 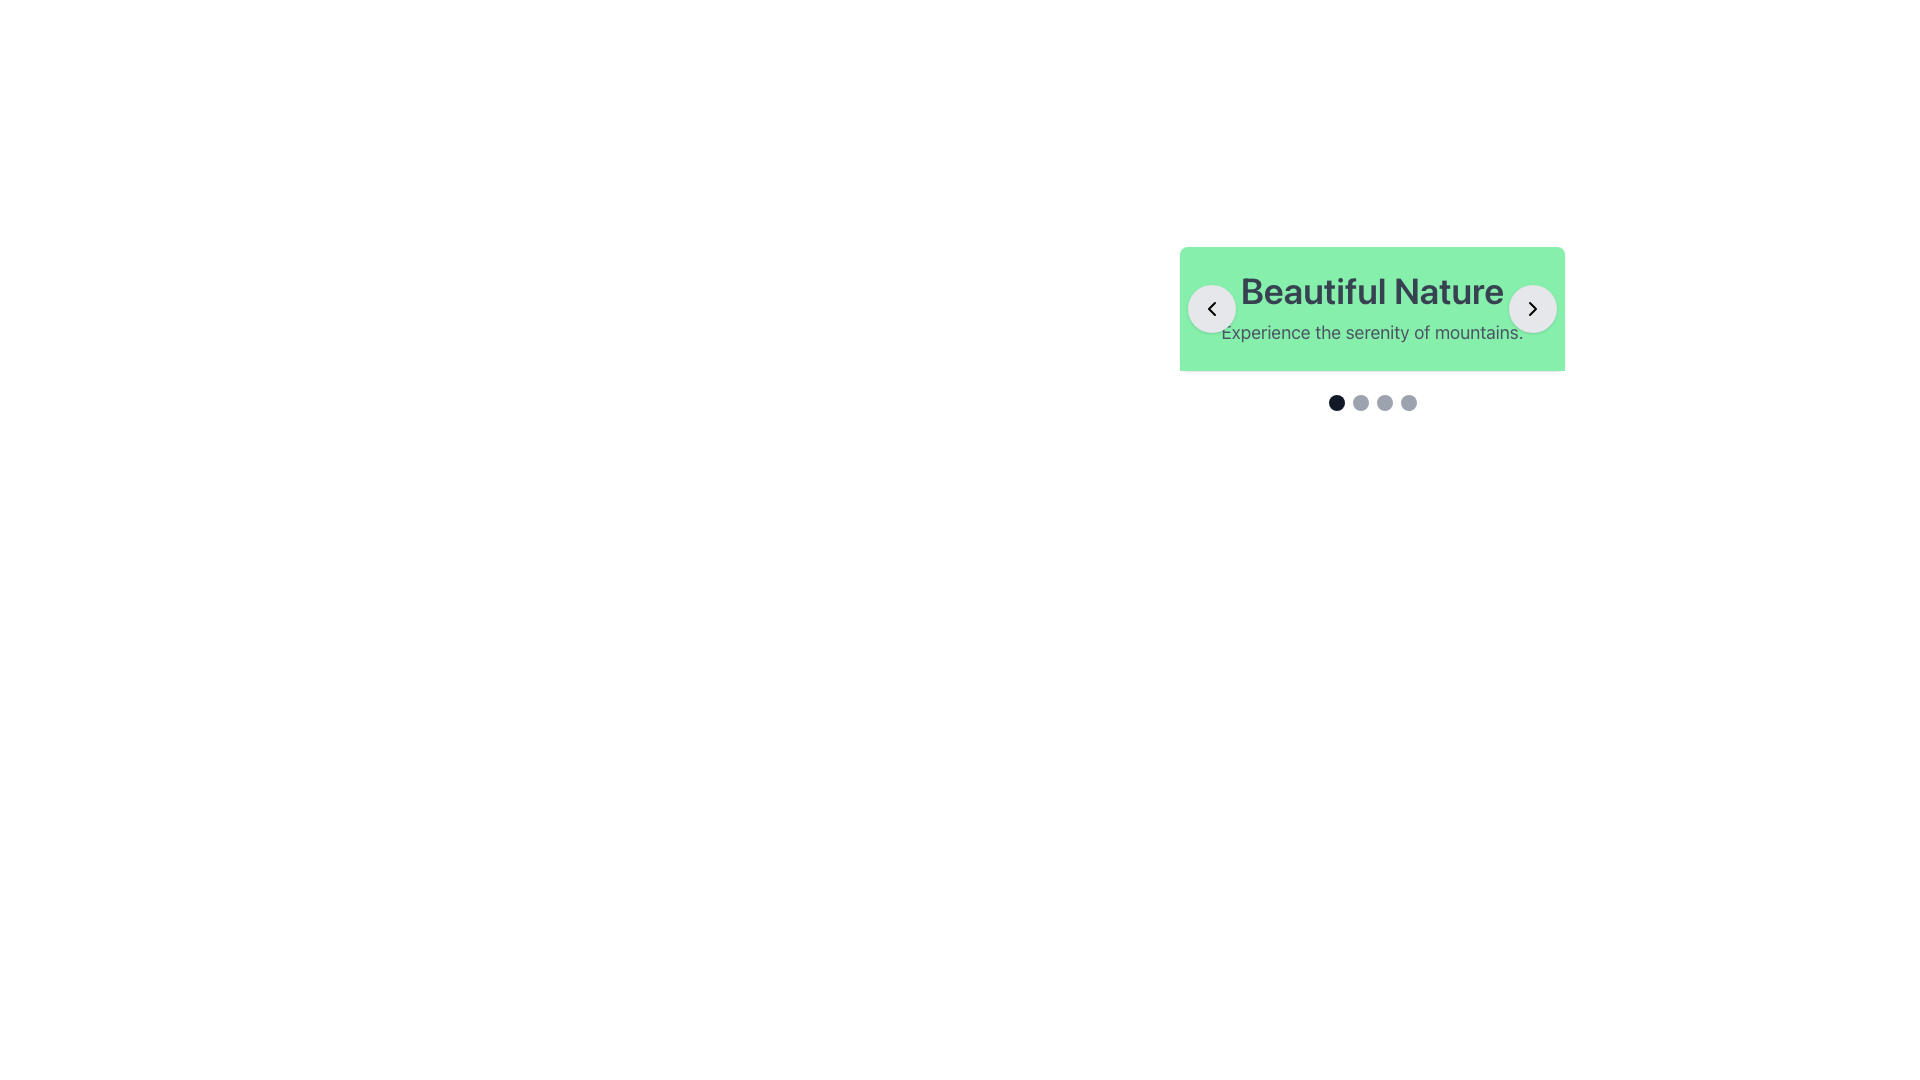 I want to click on the small rightward-facing chevron icon located in the top-right corner of the card-like interface, so click(x=1531, y=308).